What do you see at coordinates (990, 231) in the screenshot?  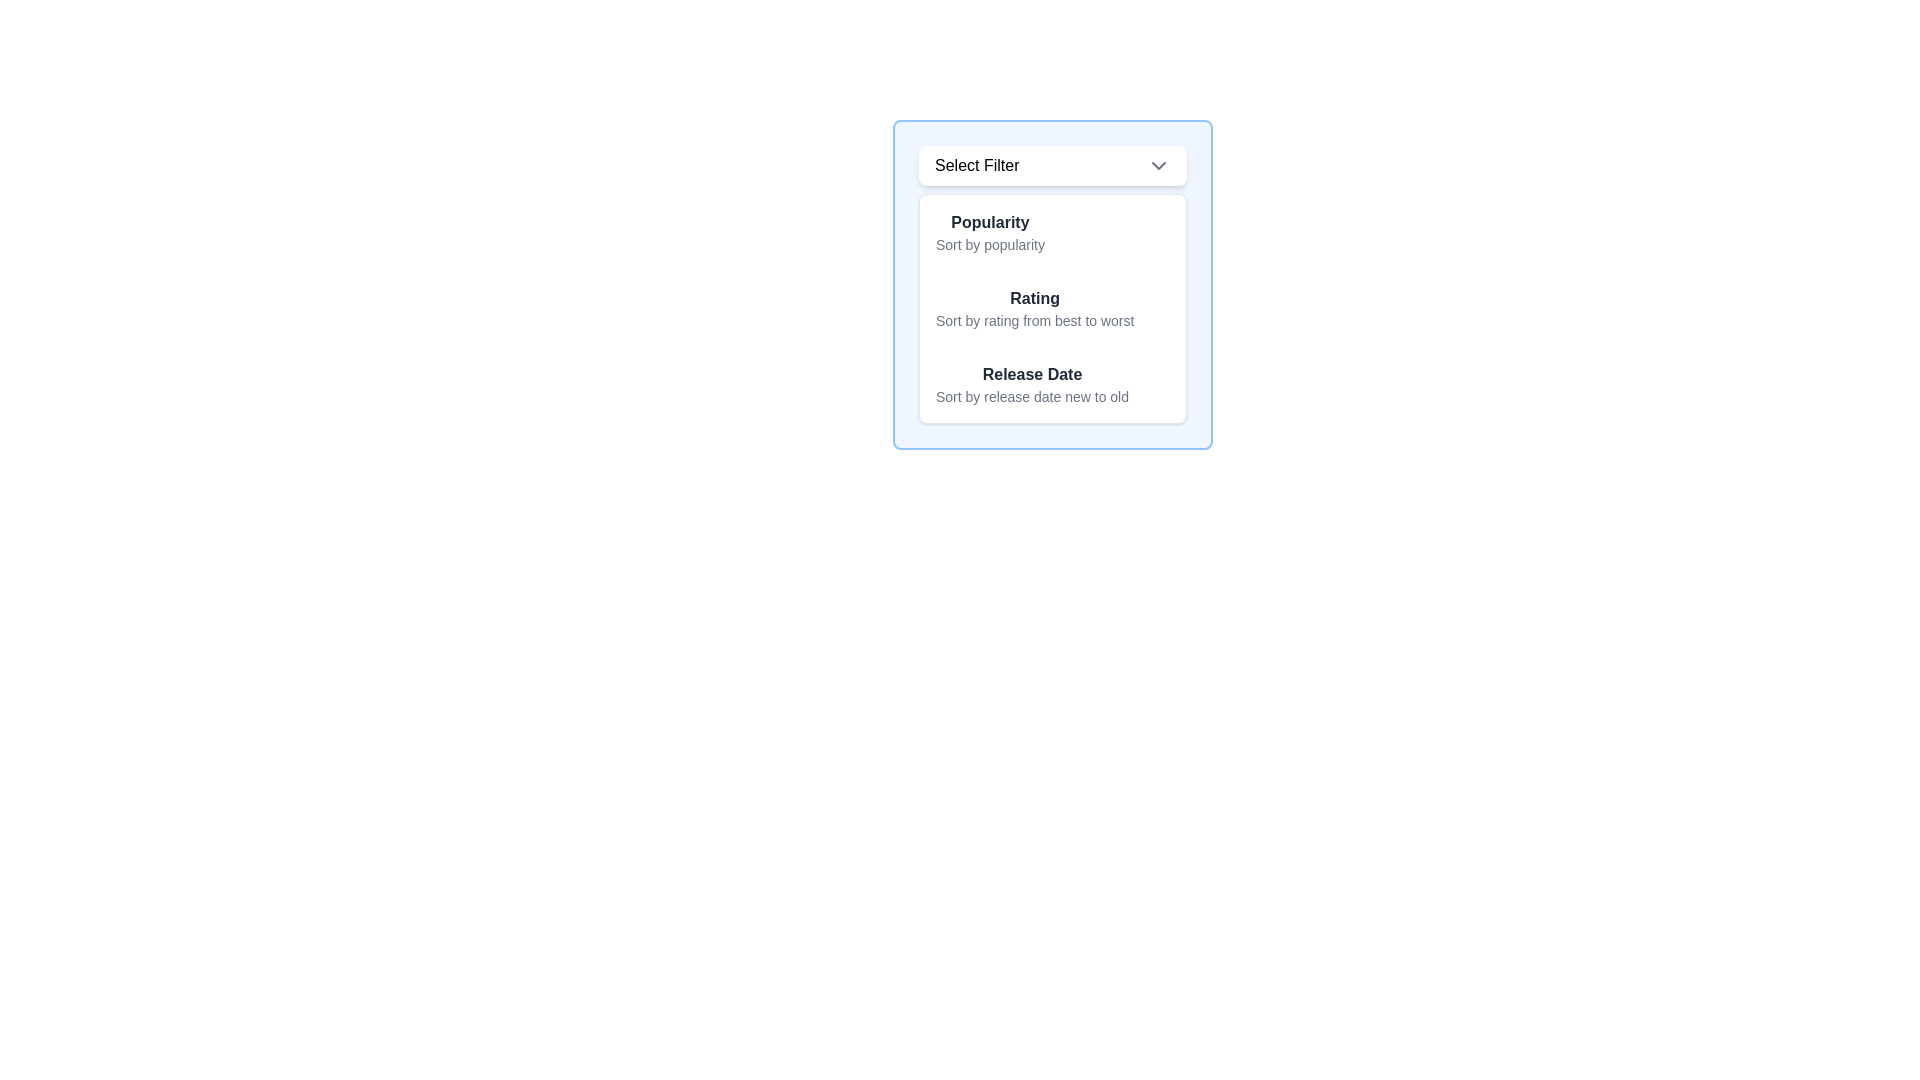 I see `the first selectable option in the 'Select Filter' dropdown menu` at bounding box center [990, 231].